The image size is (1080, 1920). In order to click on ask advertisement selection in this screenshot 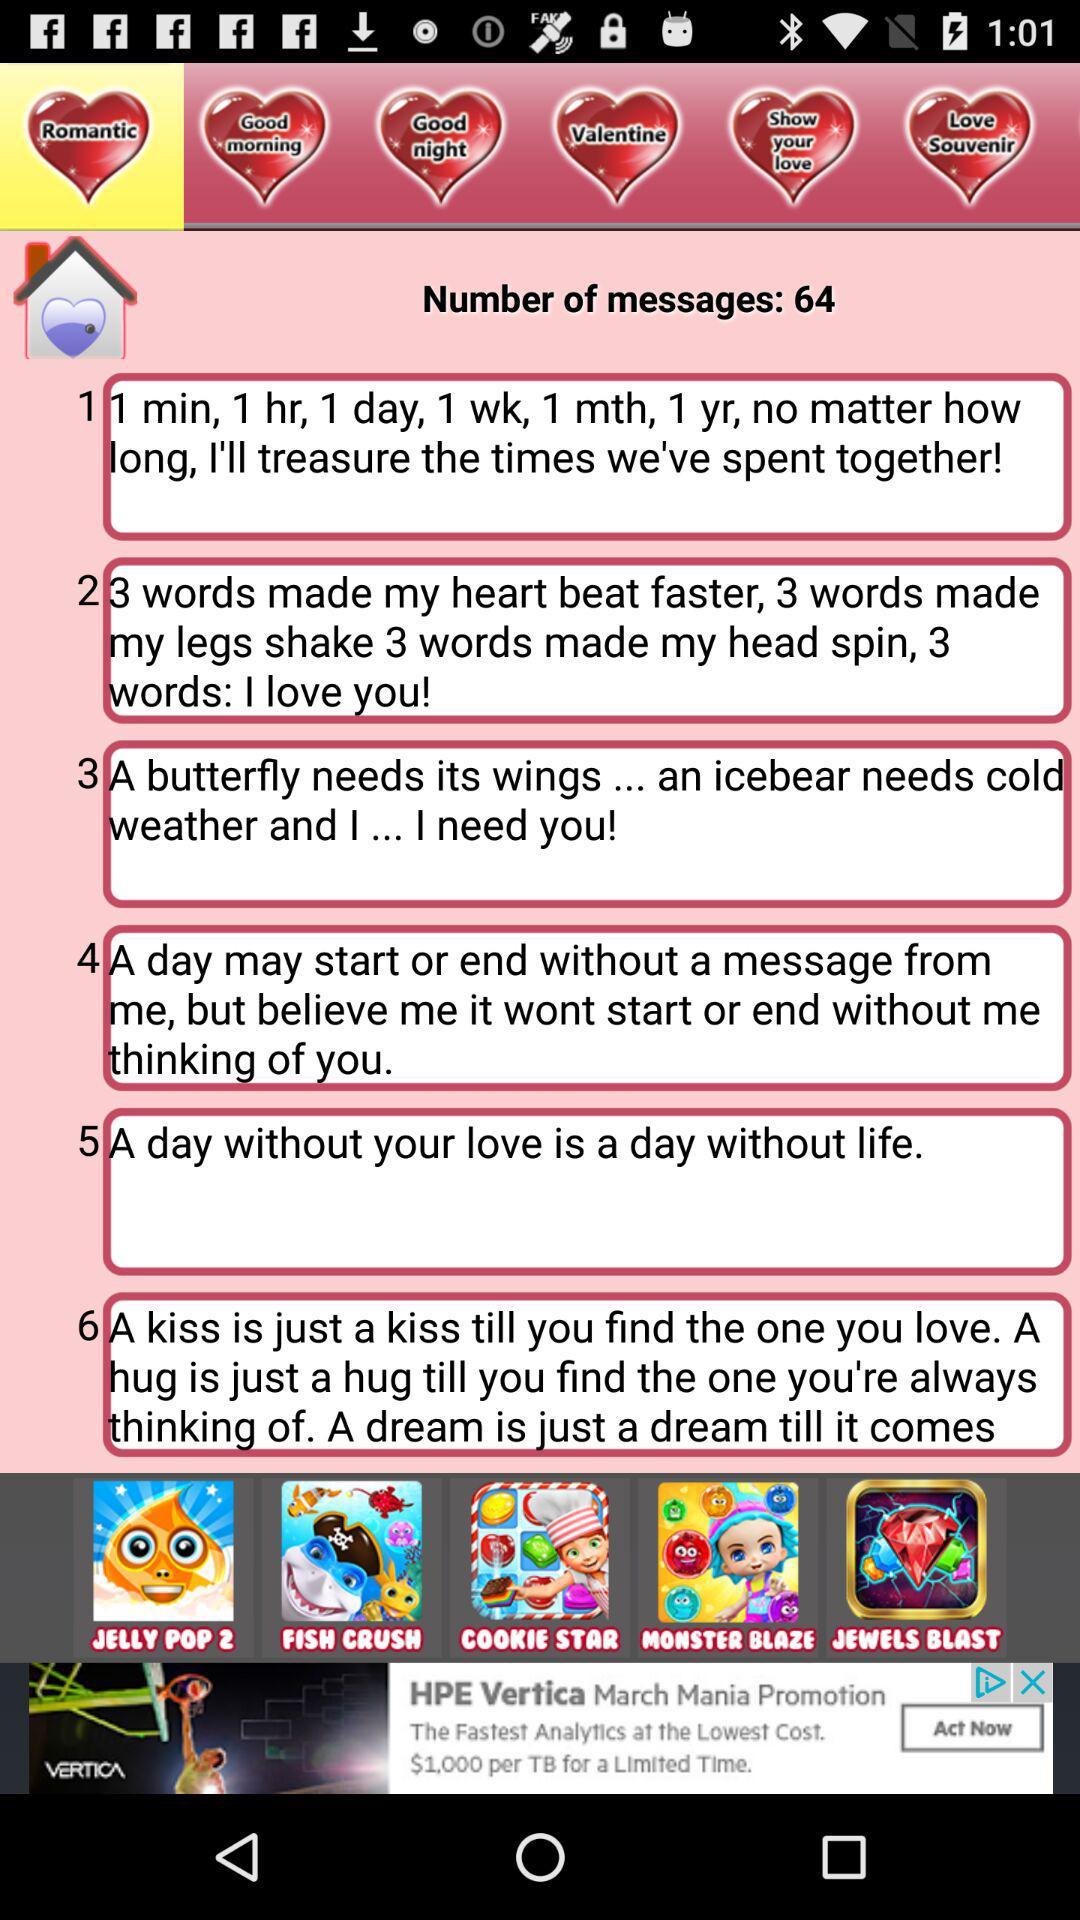, I will do `click(162, 1566)`.